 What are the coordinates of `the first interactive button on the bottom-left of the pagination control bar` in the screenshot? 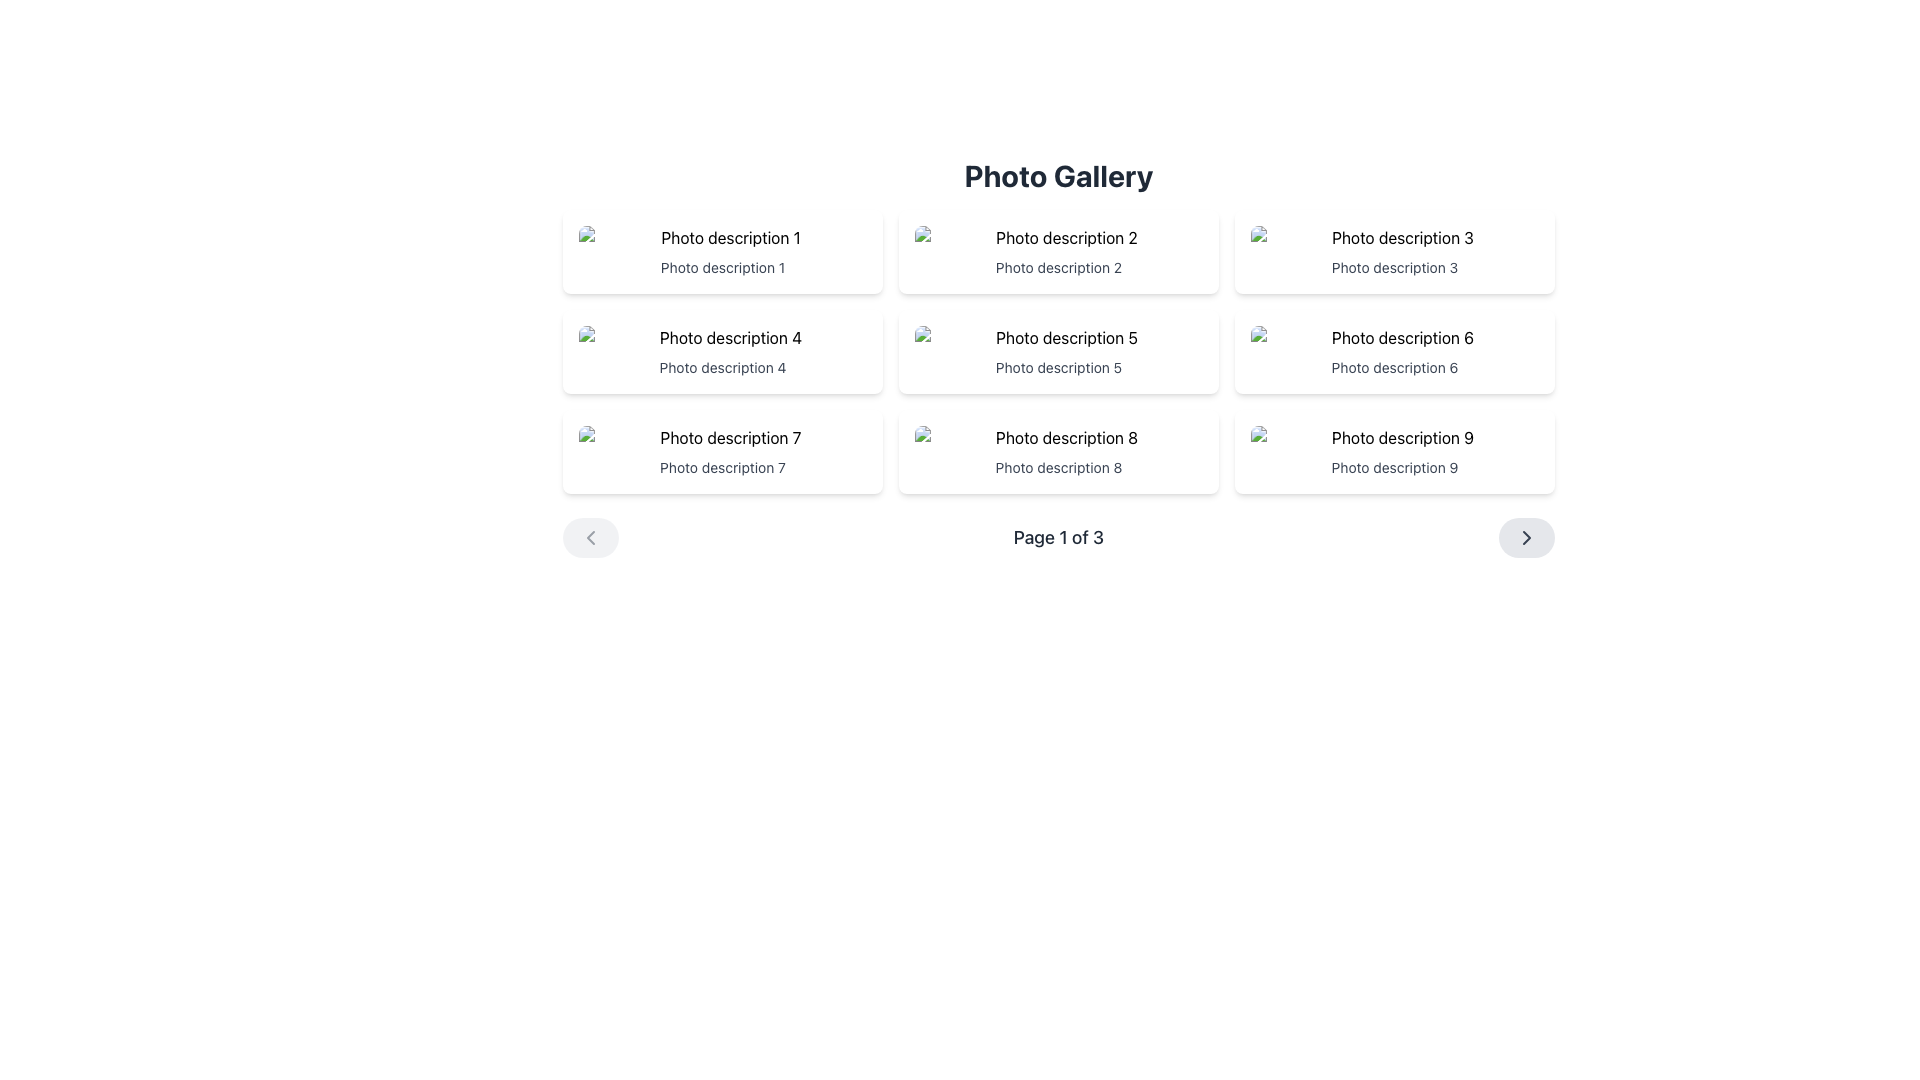 It's located at (589, 536).